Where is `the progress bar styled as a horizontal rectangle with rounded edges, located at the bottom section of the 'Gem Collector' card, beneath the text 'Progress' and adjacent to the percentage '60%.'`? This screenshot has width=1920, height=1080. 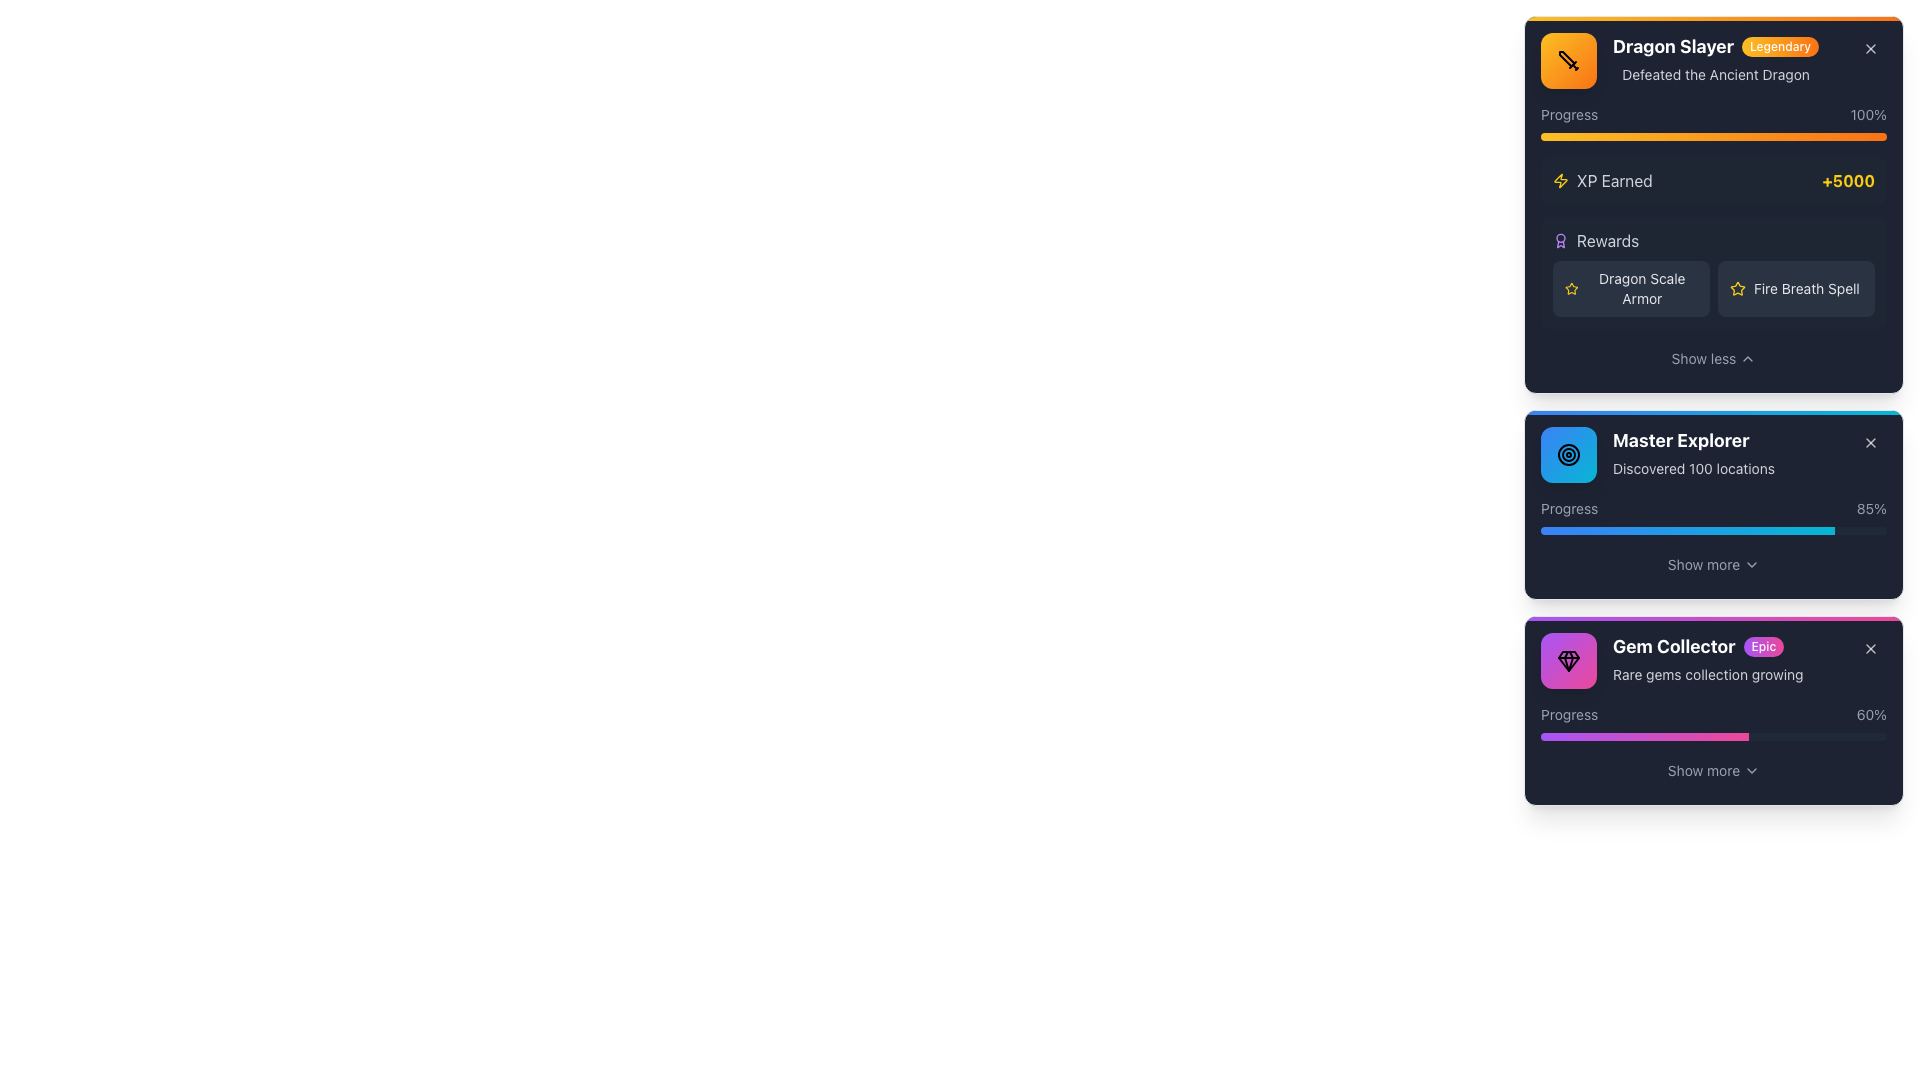 the progress bar styled as a horizontal rectangle with rounded edges, located at the bottom section of the 'Gem Collector' card, beneath the text 'Progress' and adjacent to the percentage '60%.' is located at coordinates (1712, 736).